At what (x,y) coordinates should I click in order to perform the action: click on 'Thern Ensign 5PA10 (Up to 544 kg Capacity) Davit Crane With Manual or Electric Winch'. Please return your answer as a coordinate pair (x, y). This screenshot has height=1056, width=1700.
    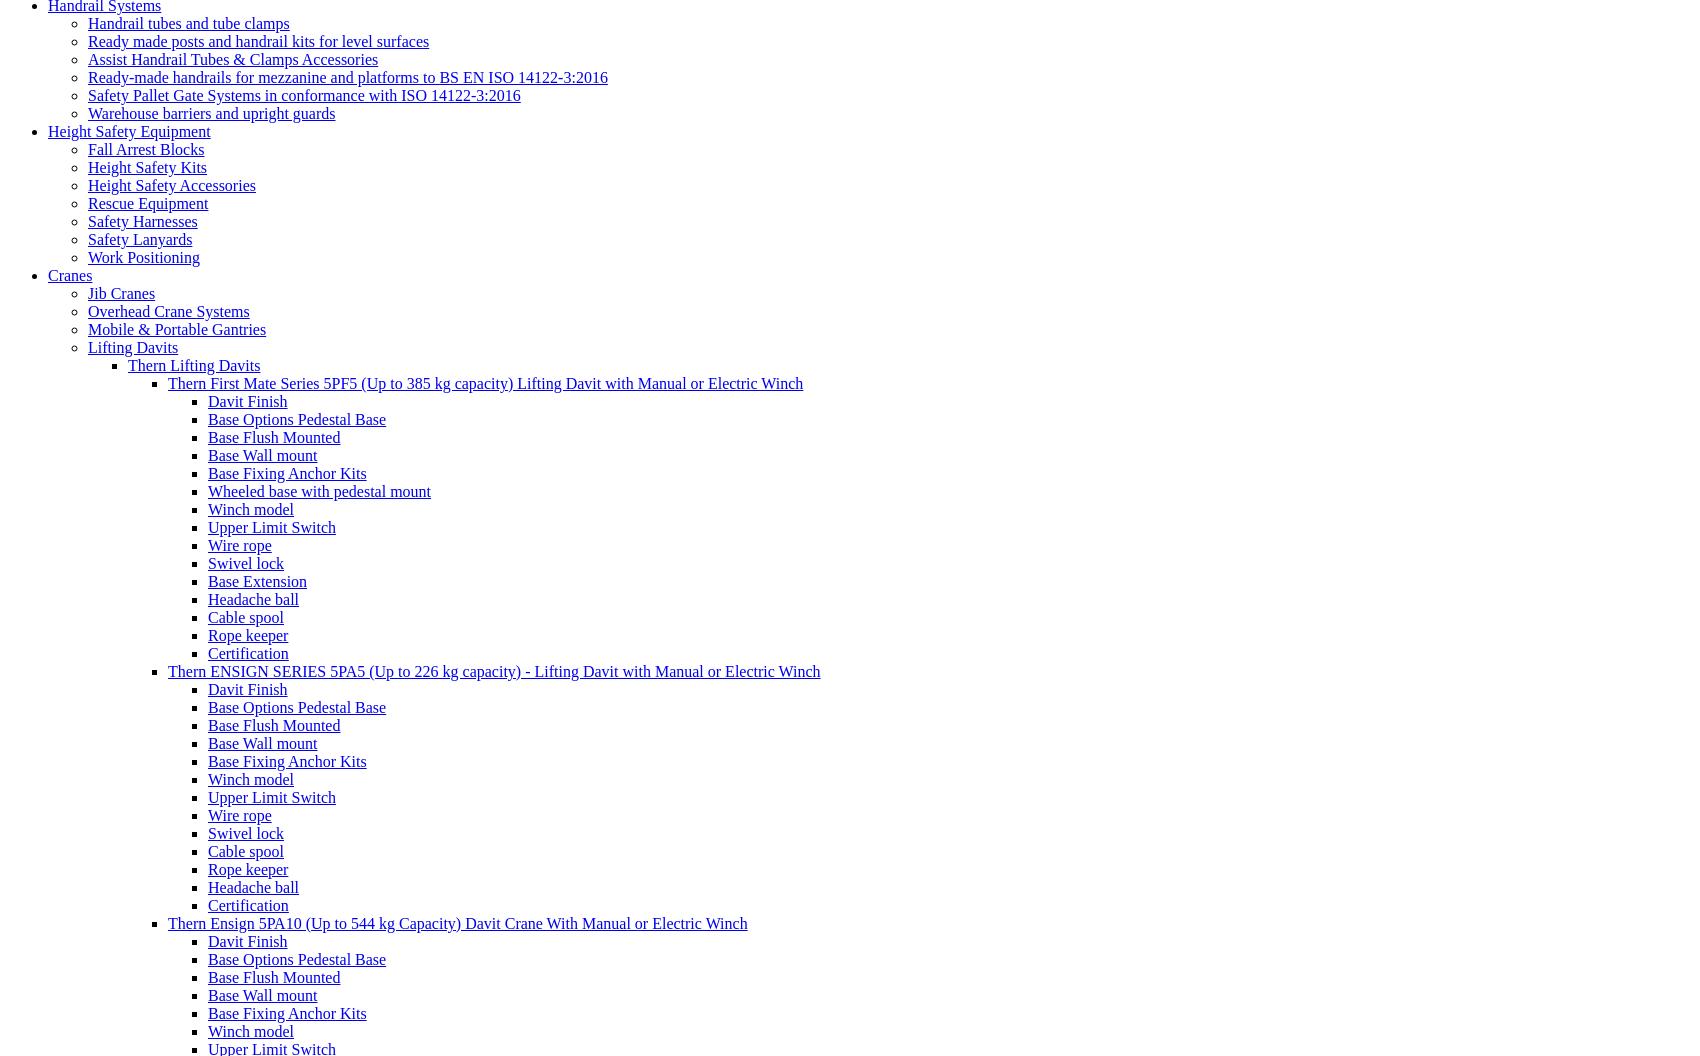
    Looking at the image, I should click on (457, 921).